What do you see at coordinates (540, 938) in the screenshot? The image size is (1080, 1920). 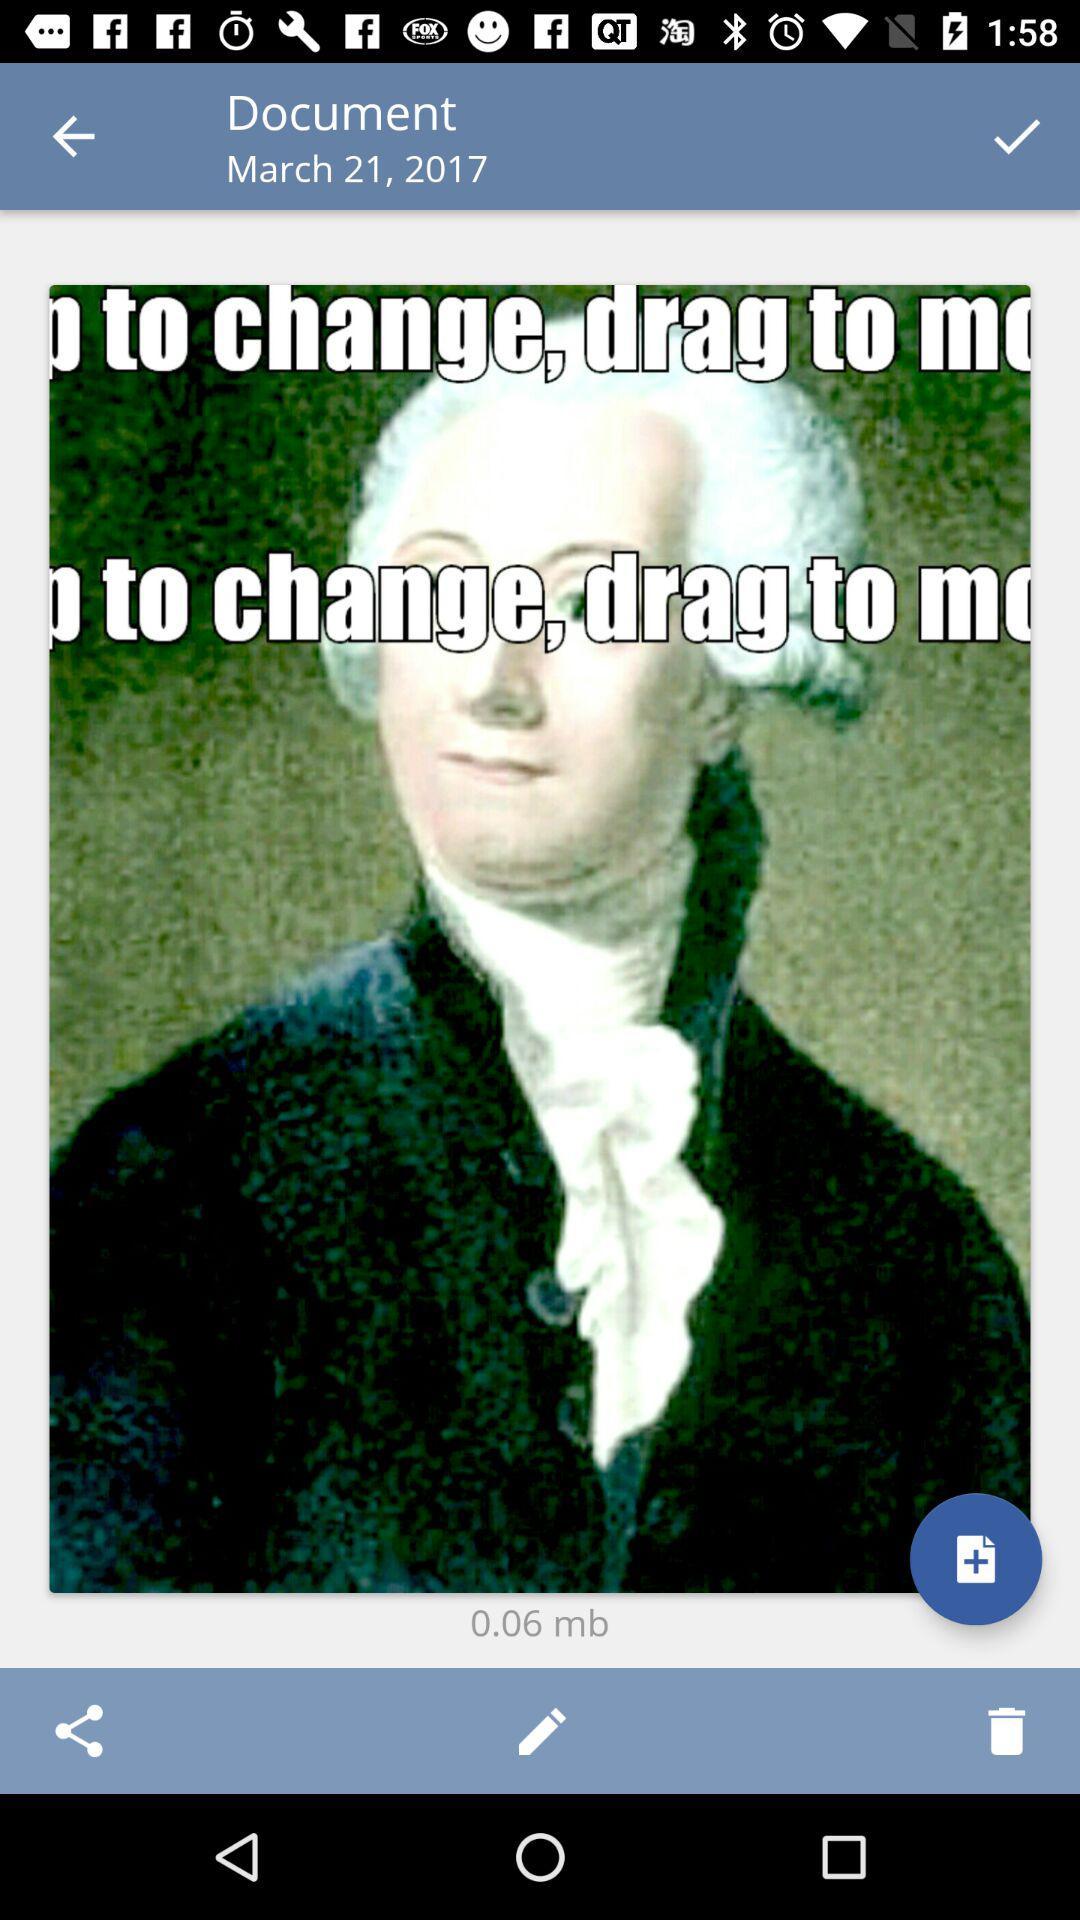 I see `the icon above the 0.06 mb` at bounding box center [540, 938].